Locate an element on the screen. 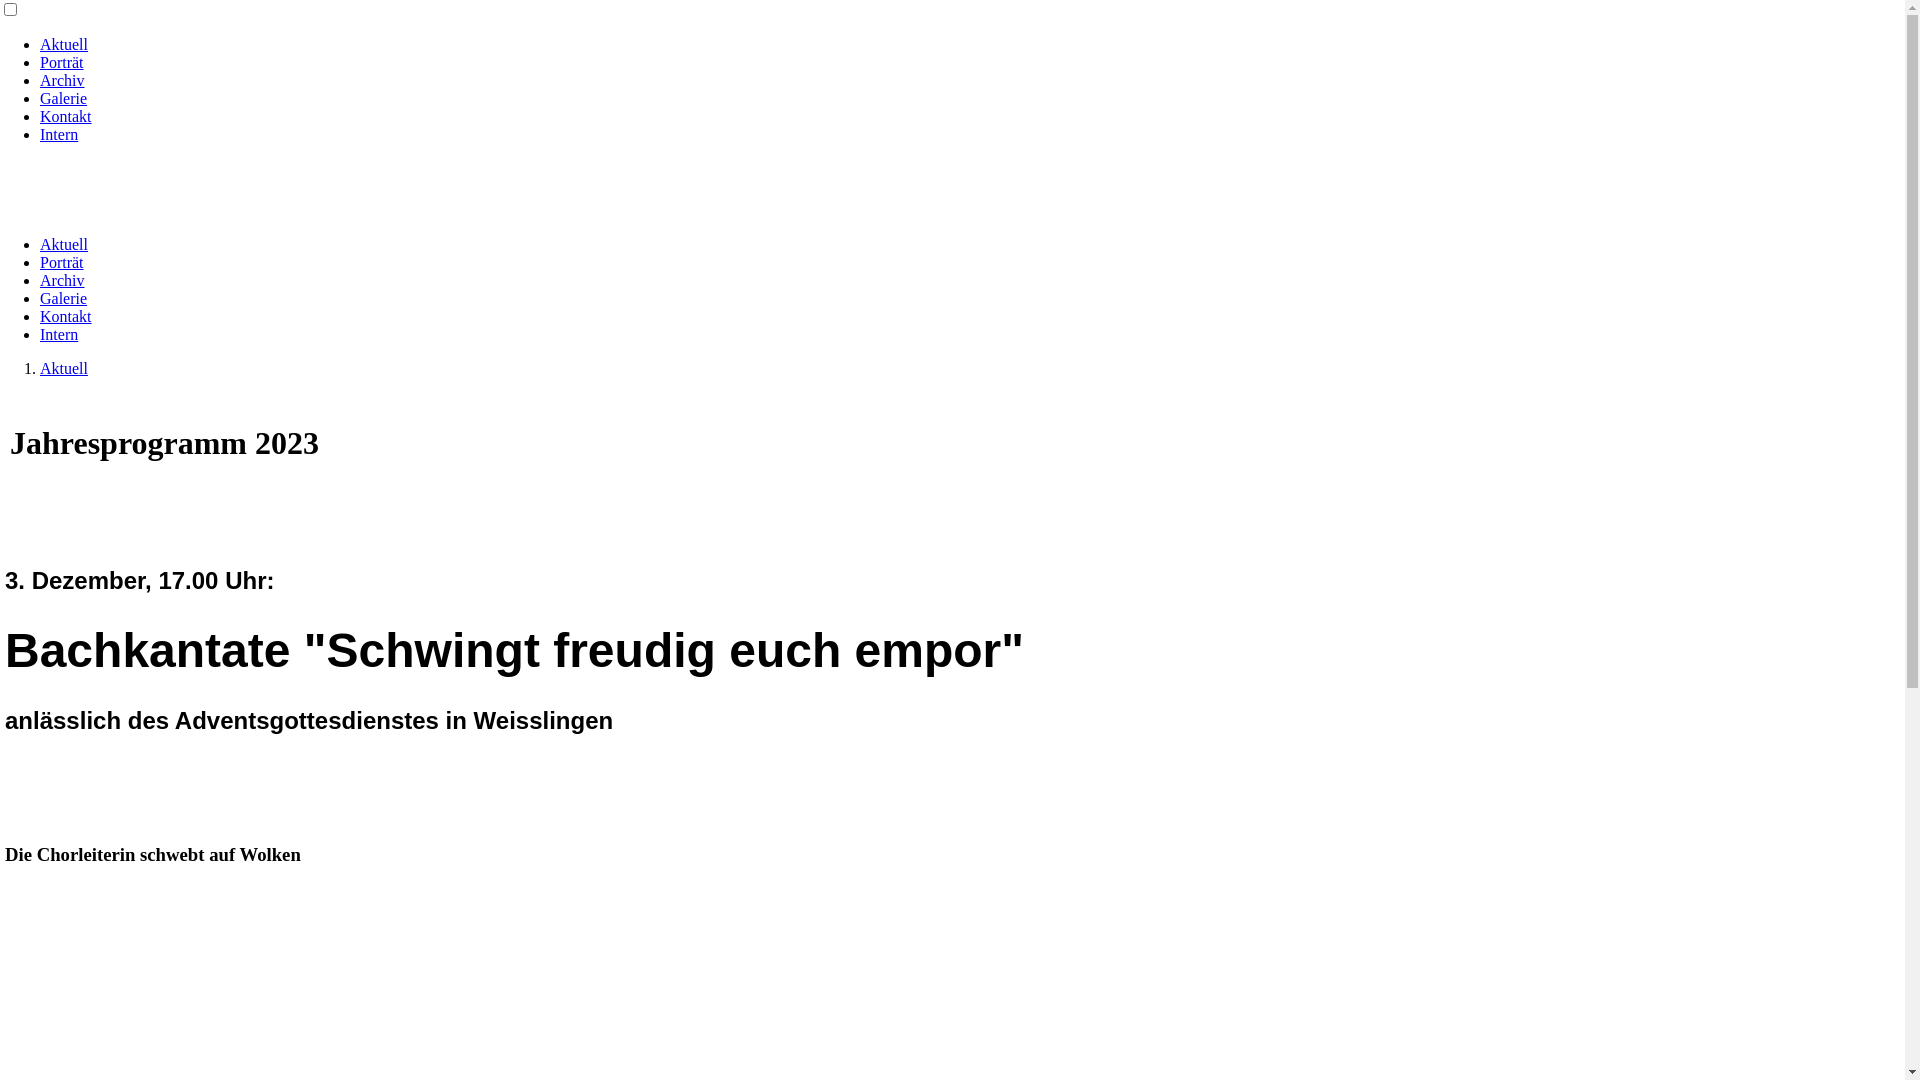 Image resolution: width=1920 pixels, height=1080 pixels. 'Archiv' is located at coordinates (62, 280).